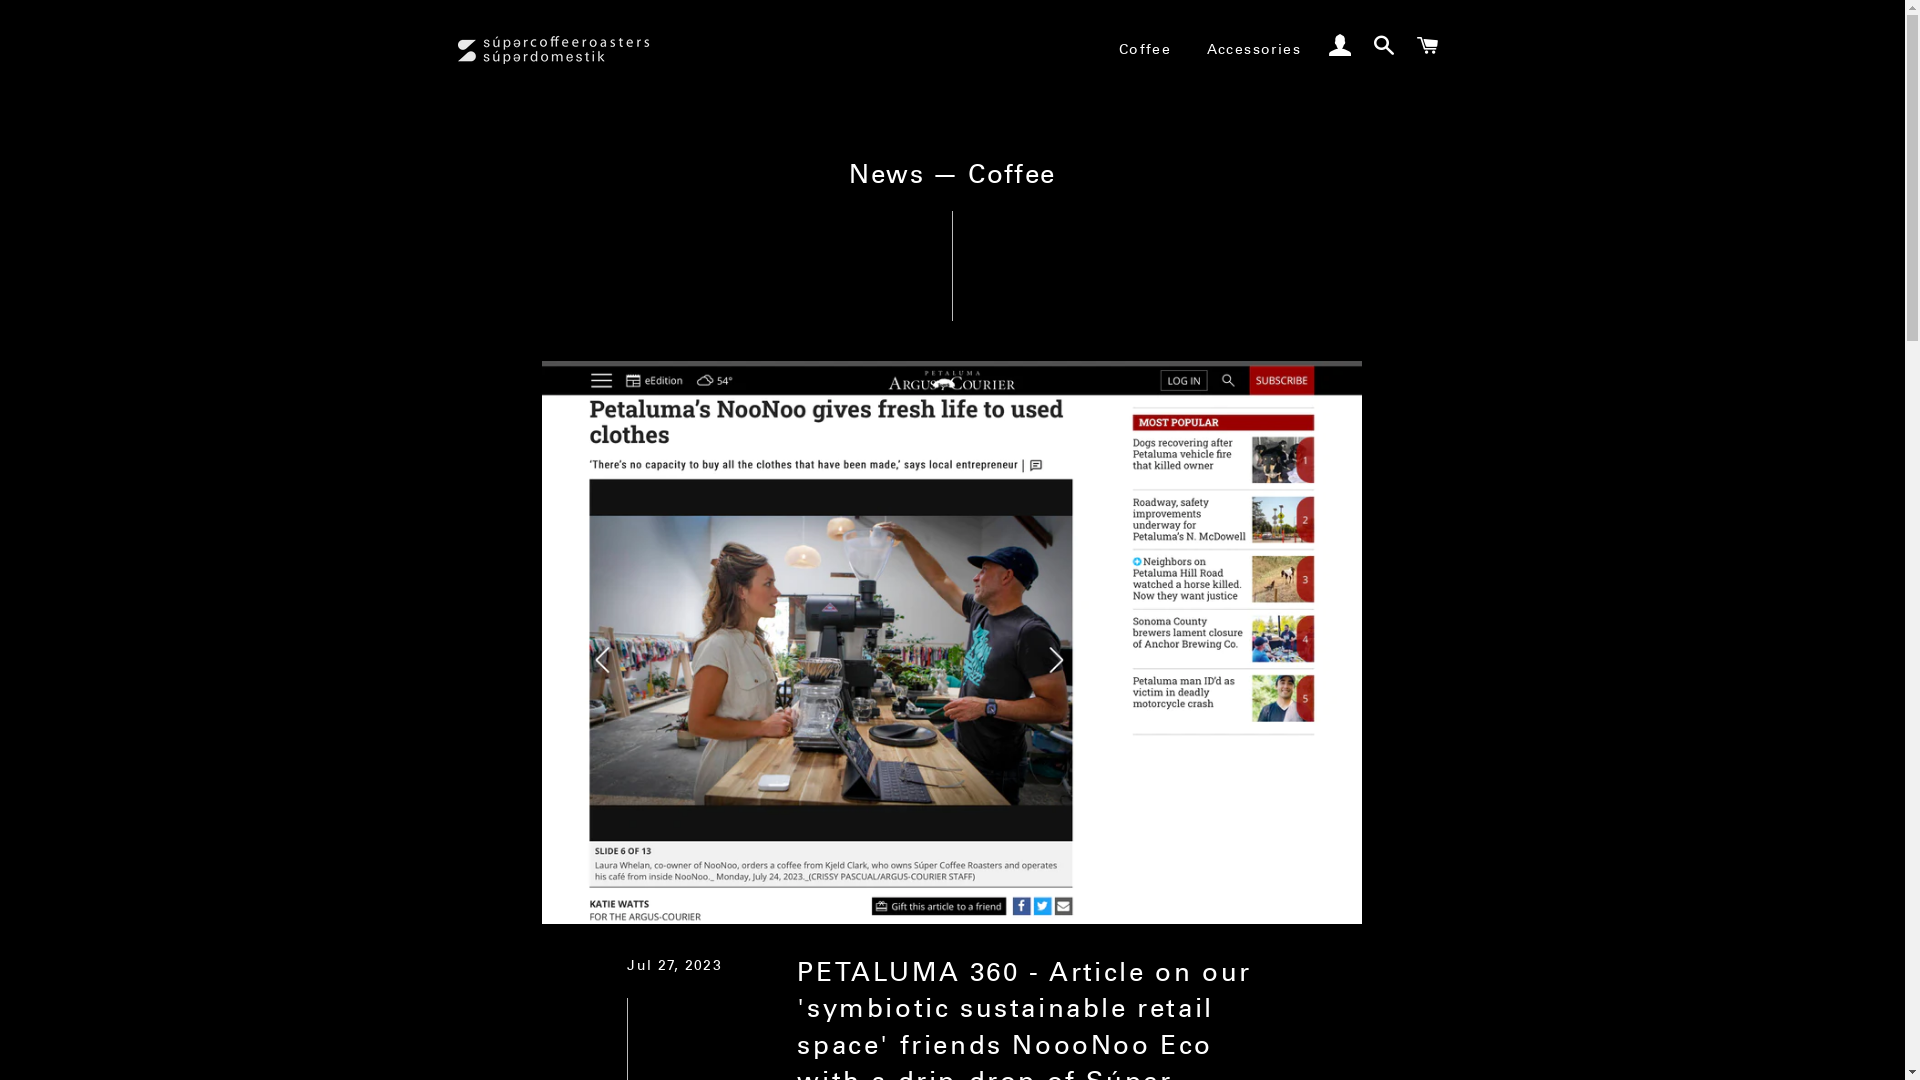  Describe the element at coordinates (1408, 45) in the screenshot. I see `'Cart'` at that location.